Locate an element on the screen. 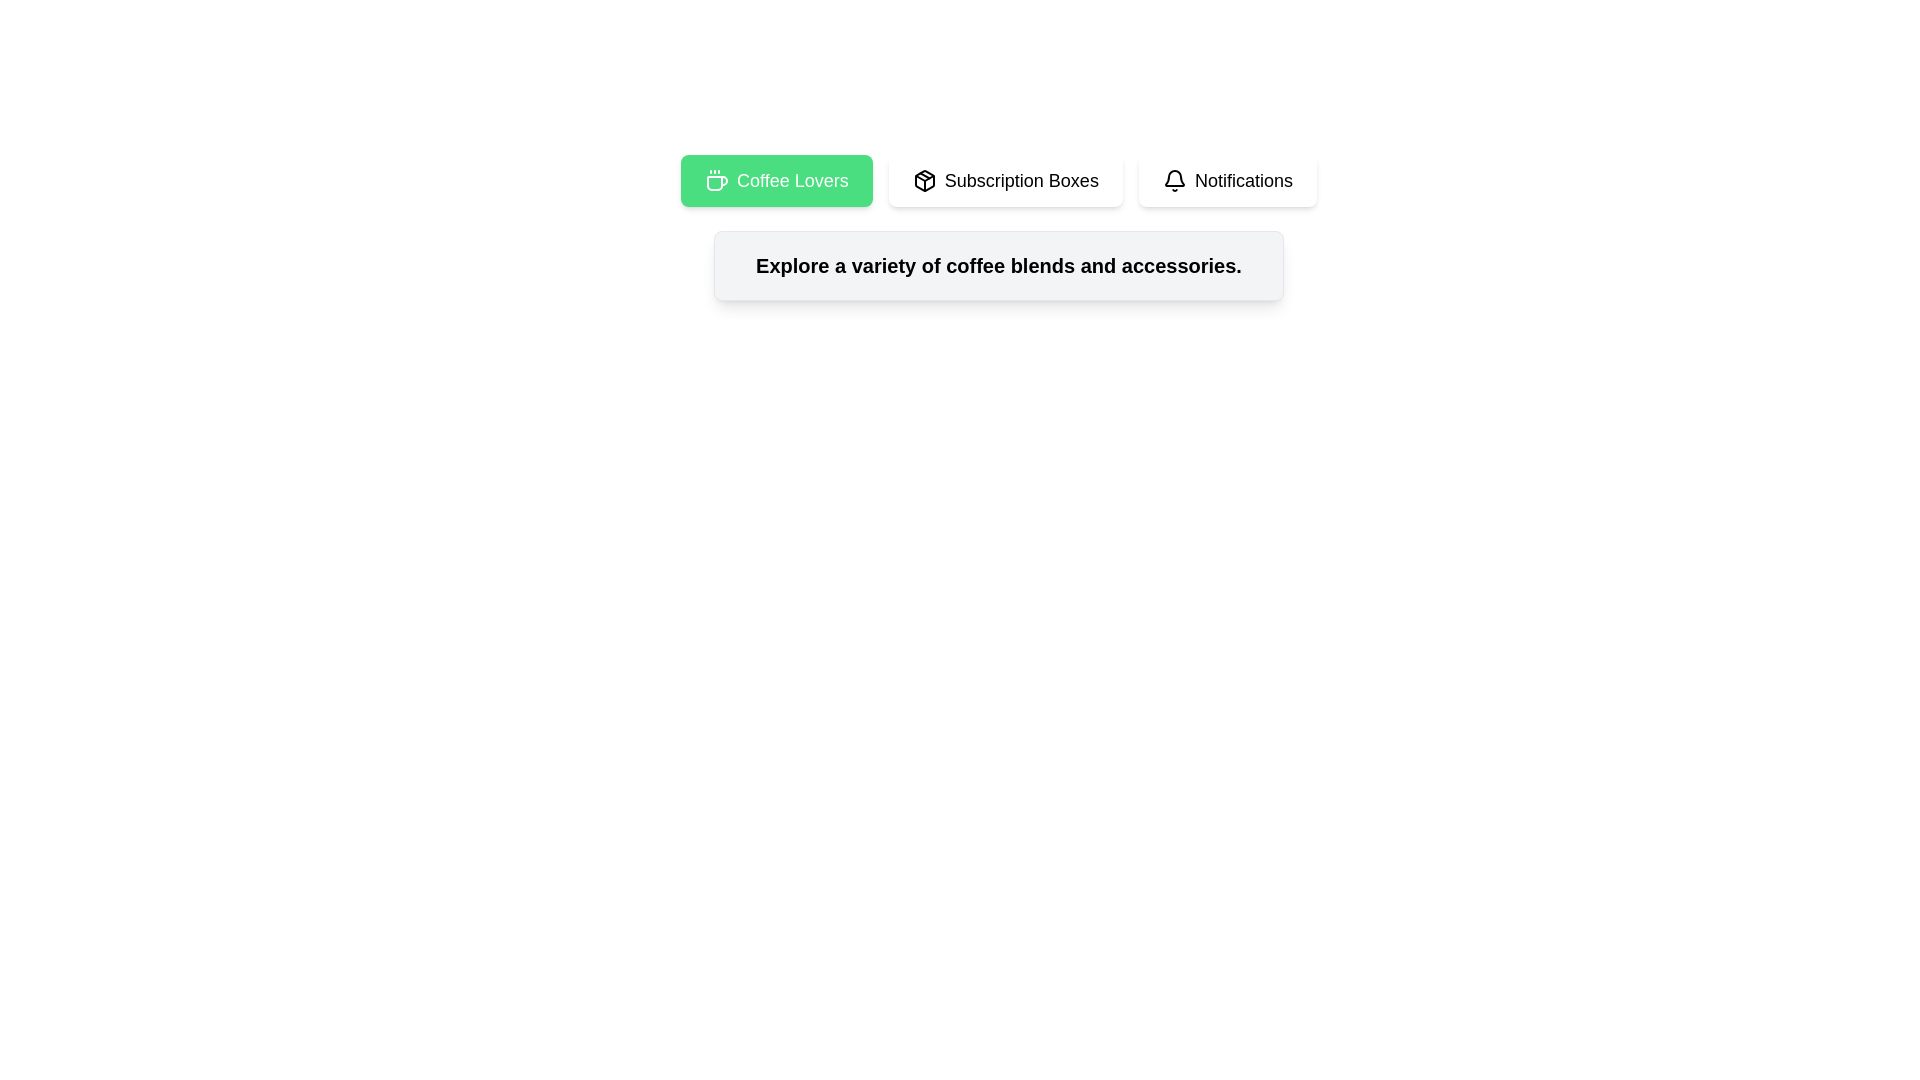  the 'Subscription Boxes' button, which is a rectangular button with a white background and black text is located at coordinates (1005, 181).